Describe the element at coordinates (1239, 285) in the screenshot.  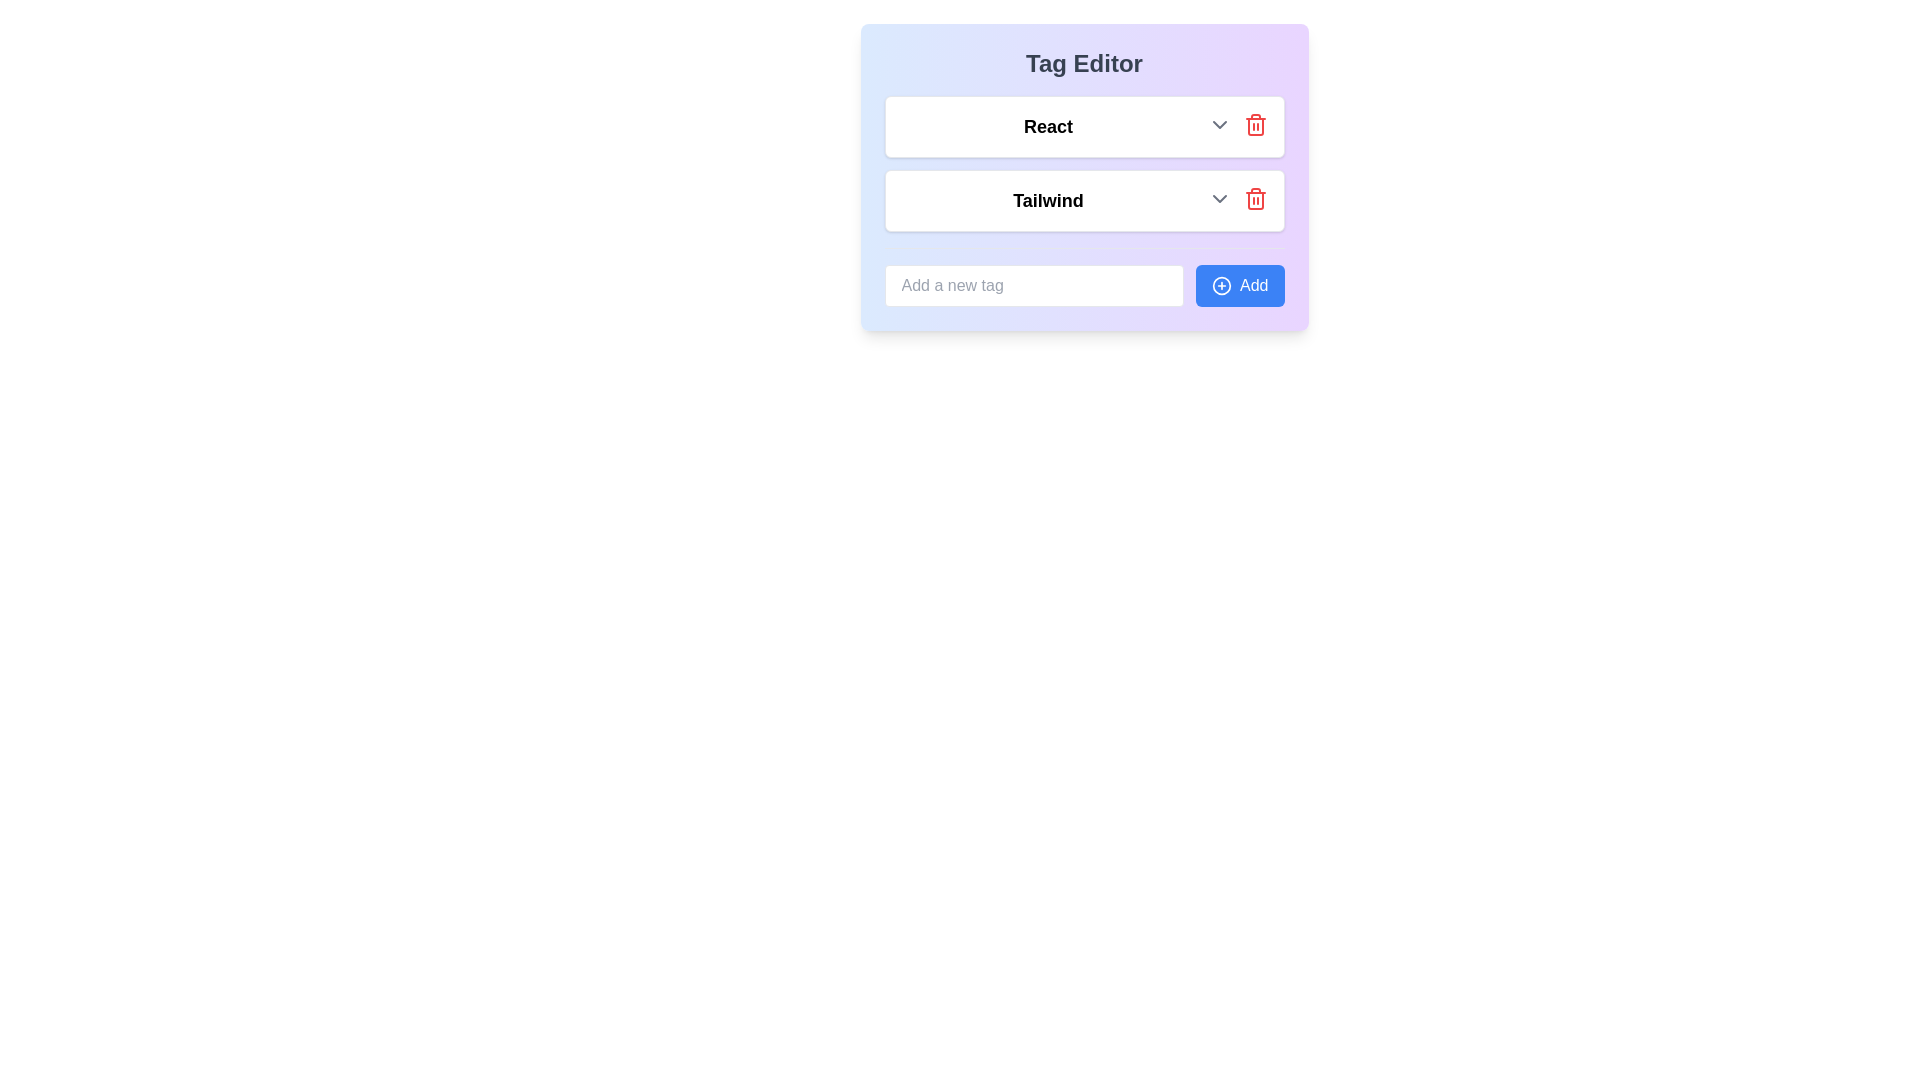
I see `the button located at the bottom-right corner of the section next to the 'Add a new tag' text input field to activate hover effects` at that location.